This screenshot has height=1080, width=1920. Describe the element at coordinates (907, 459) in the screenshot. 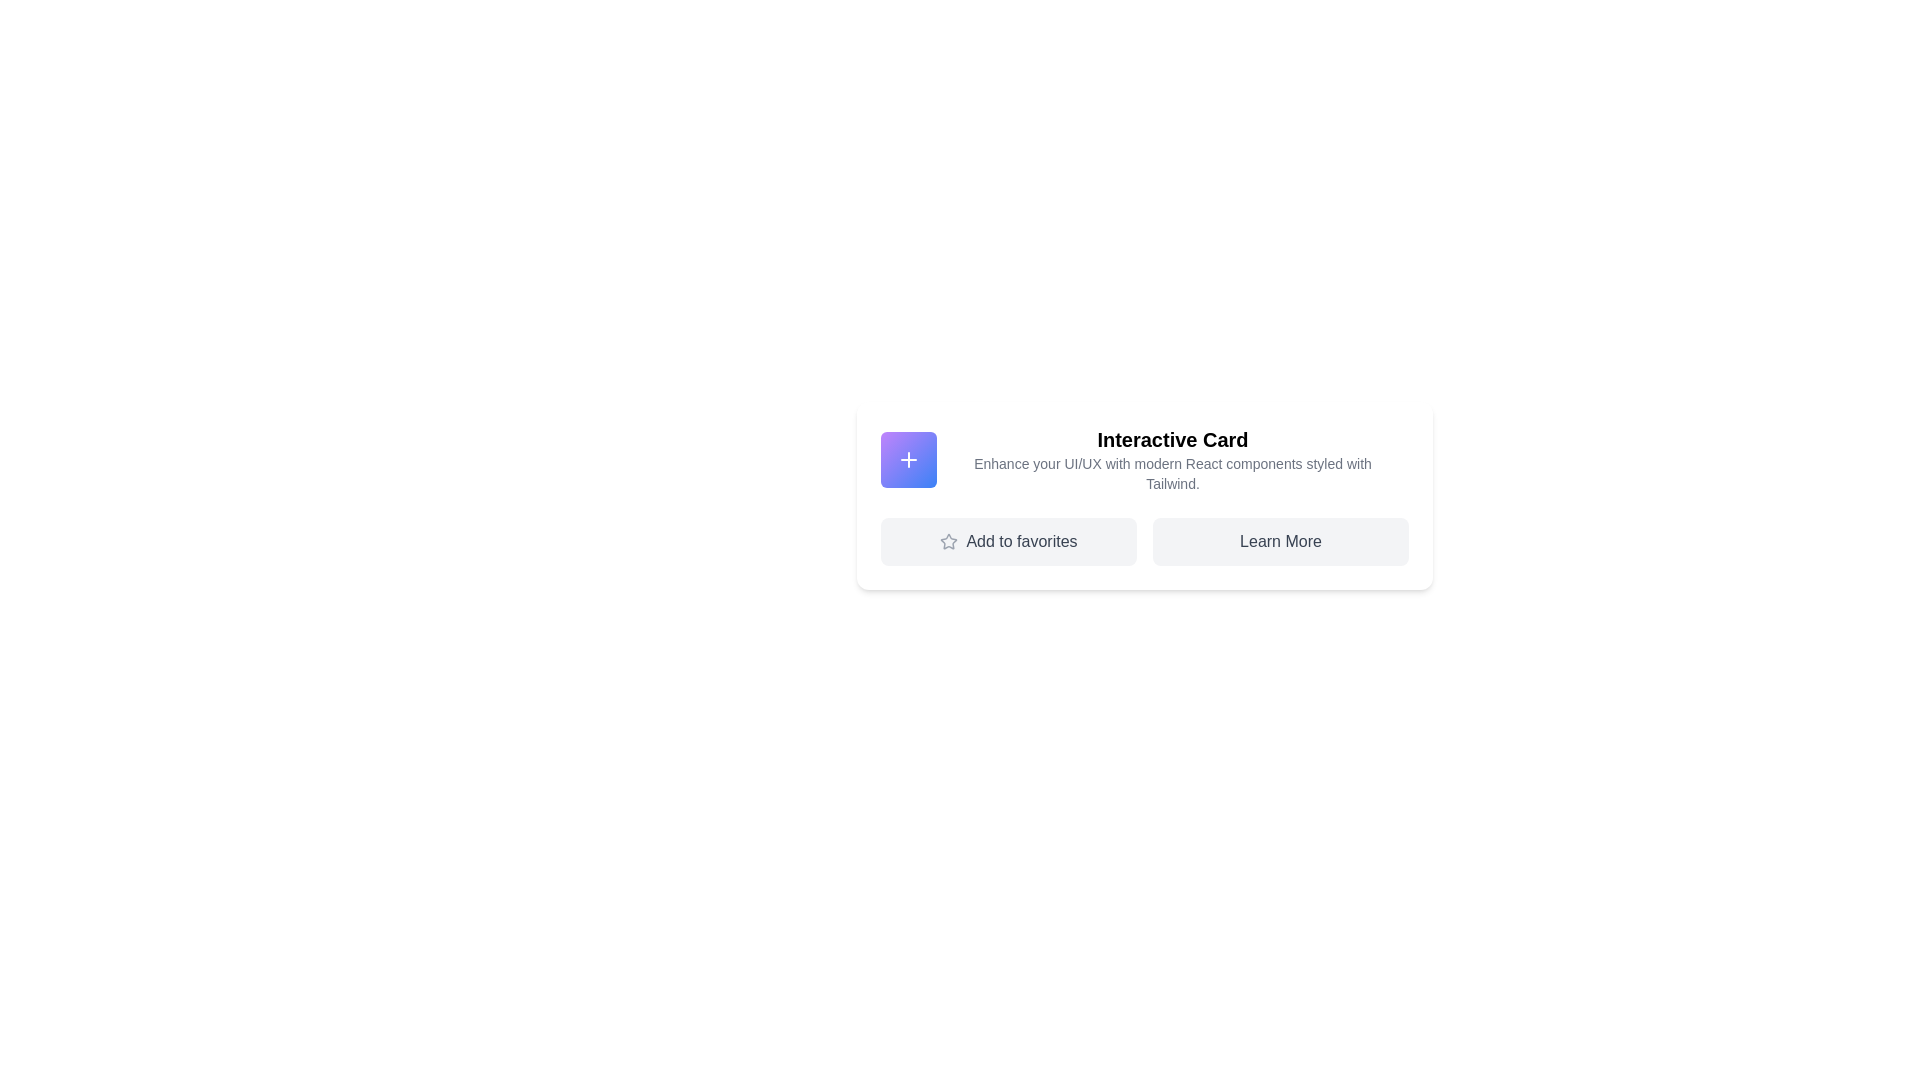

I see `the SVG 'plus' icon located at the center of the square area on the 'Interactive Card', which features a white color and a gradient background transitioning from purple to blue` at that location.